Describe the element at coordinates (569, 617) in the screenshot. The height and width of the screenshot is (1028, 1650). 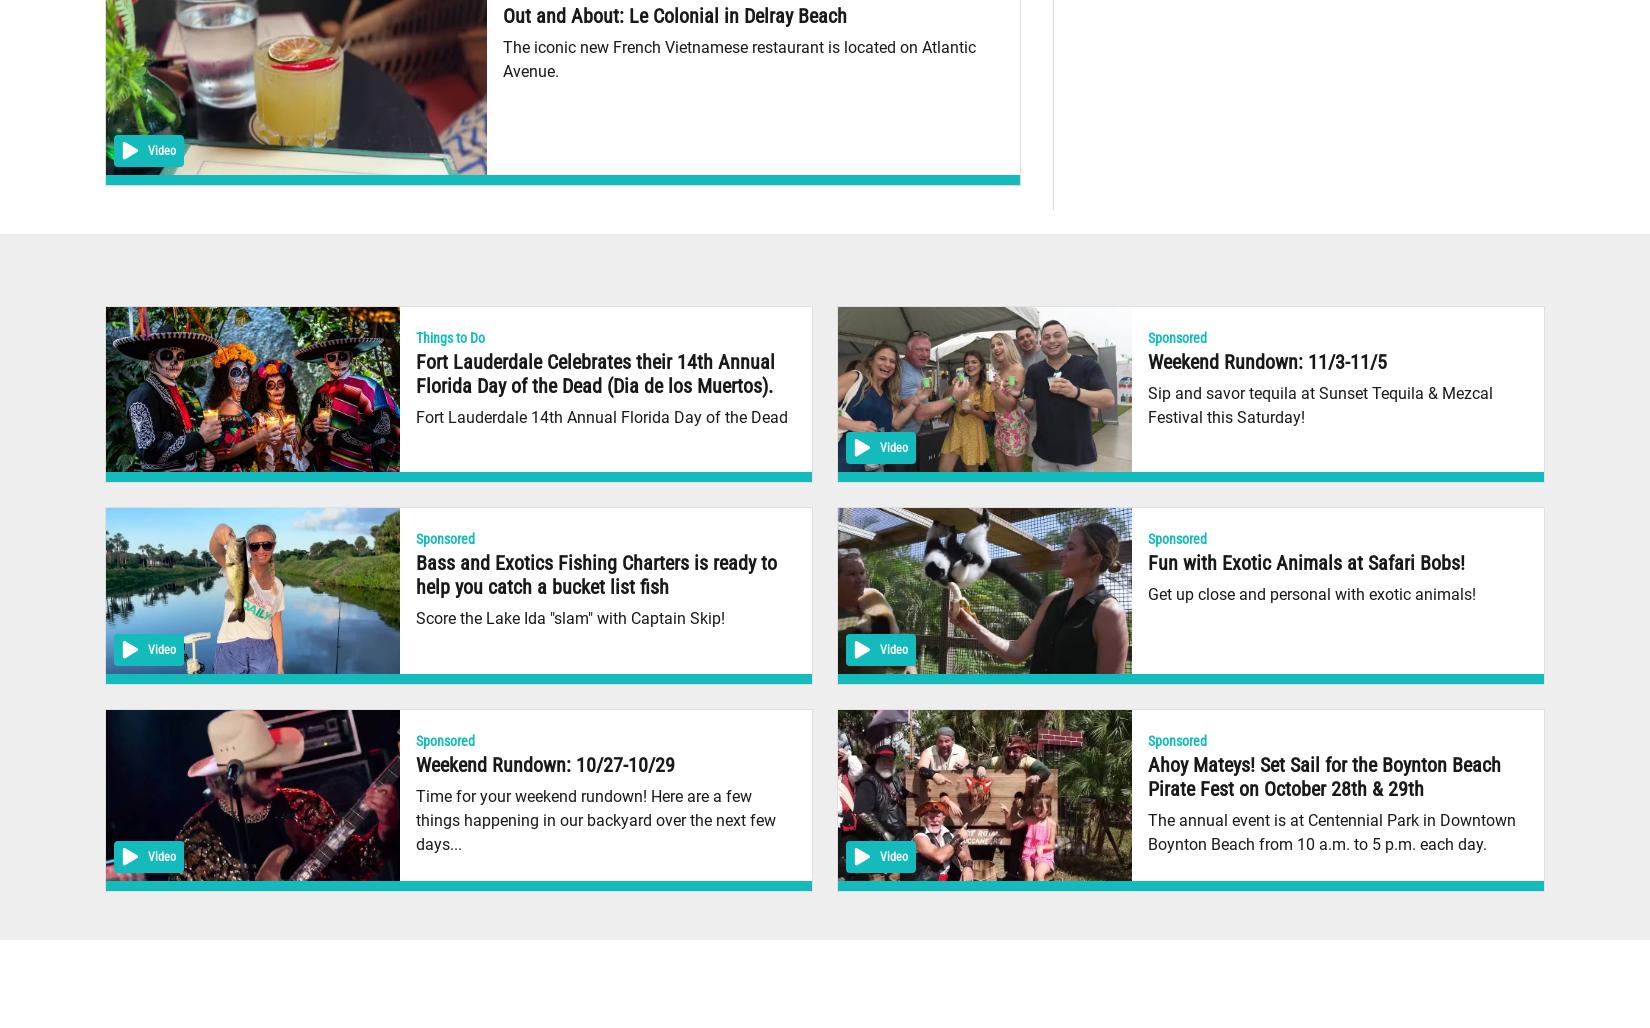
I see `'Score the Lake Ida "slam" with Captain Skip!'` at that location.